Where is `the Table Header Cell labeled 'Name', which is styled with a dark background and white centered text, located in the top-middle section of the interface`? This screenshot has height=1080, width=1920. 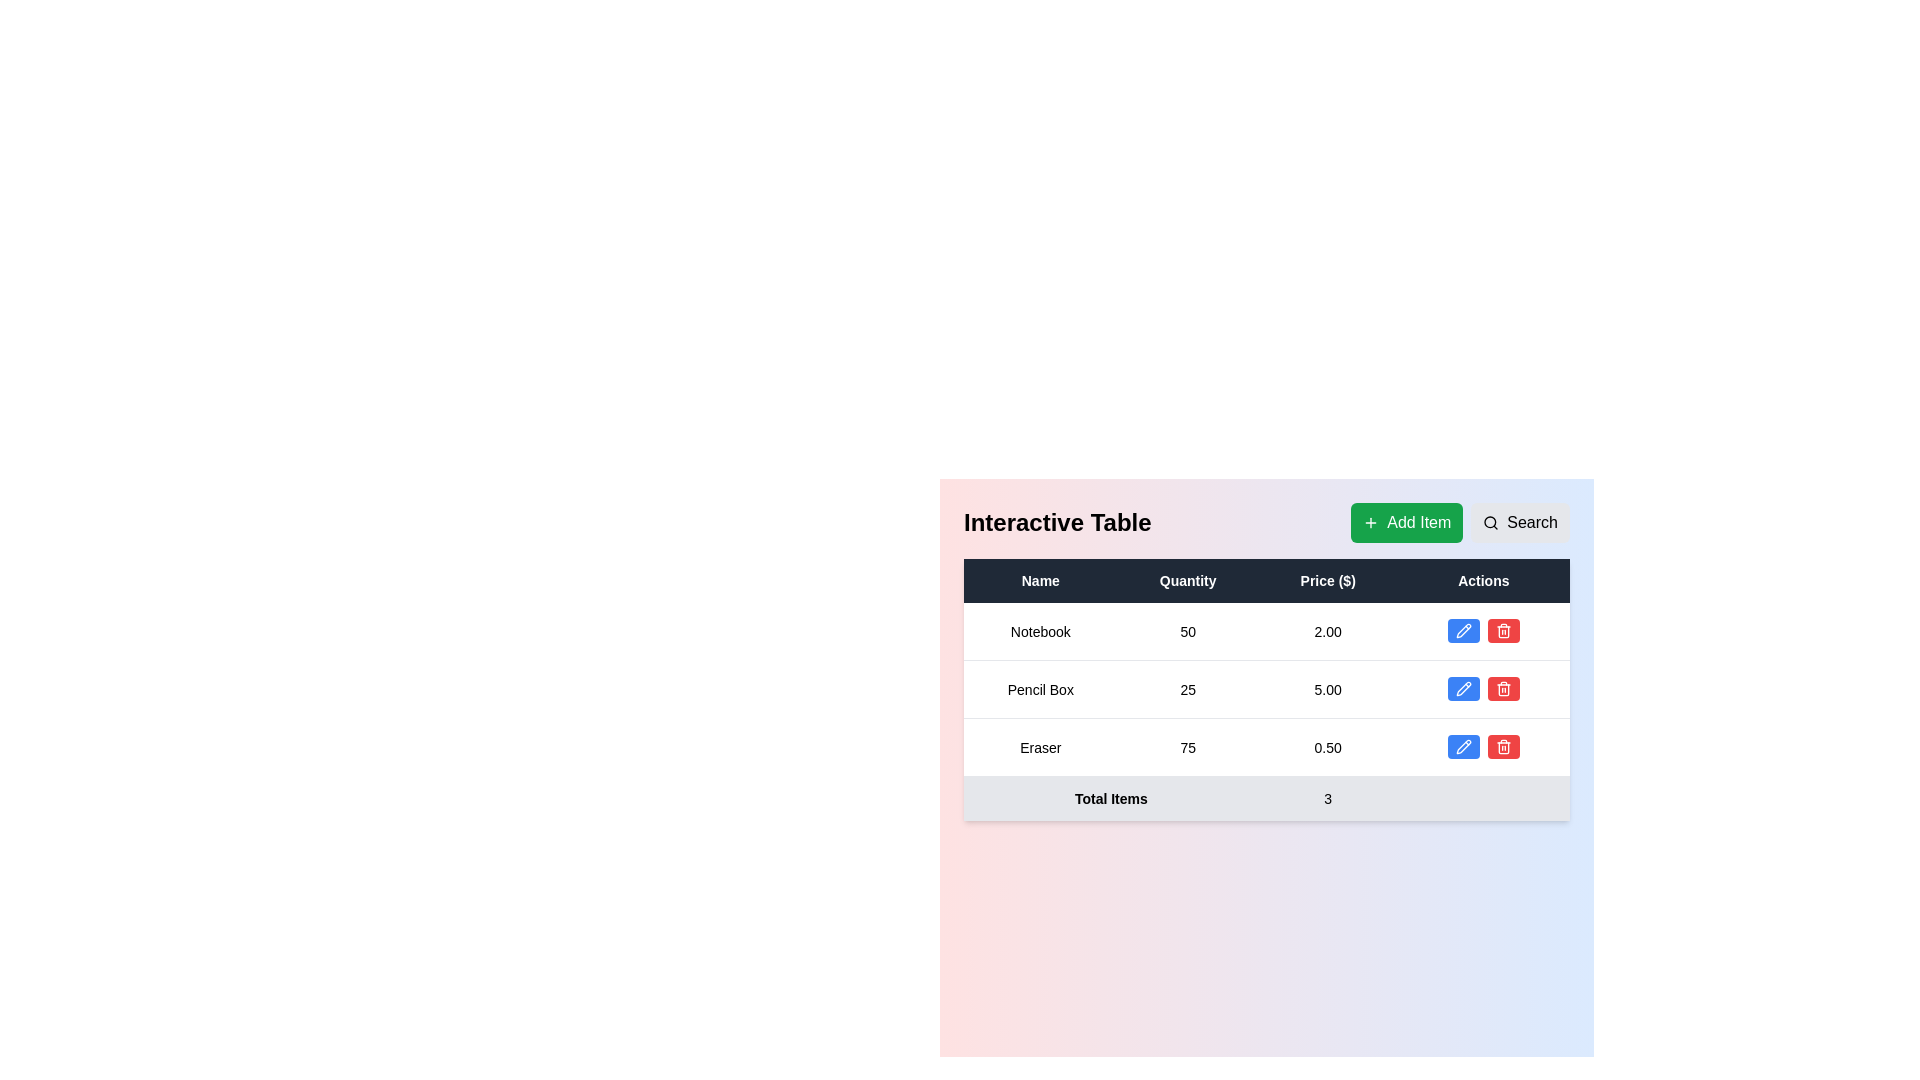
the Table Header Cell labeled 'Name', which is styled with a dark background and white centered text, located in the top-middle section of the interface is located at coordinates (1040, 581).